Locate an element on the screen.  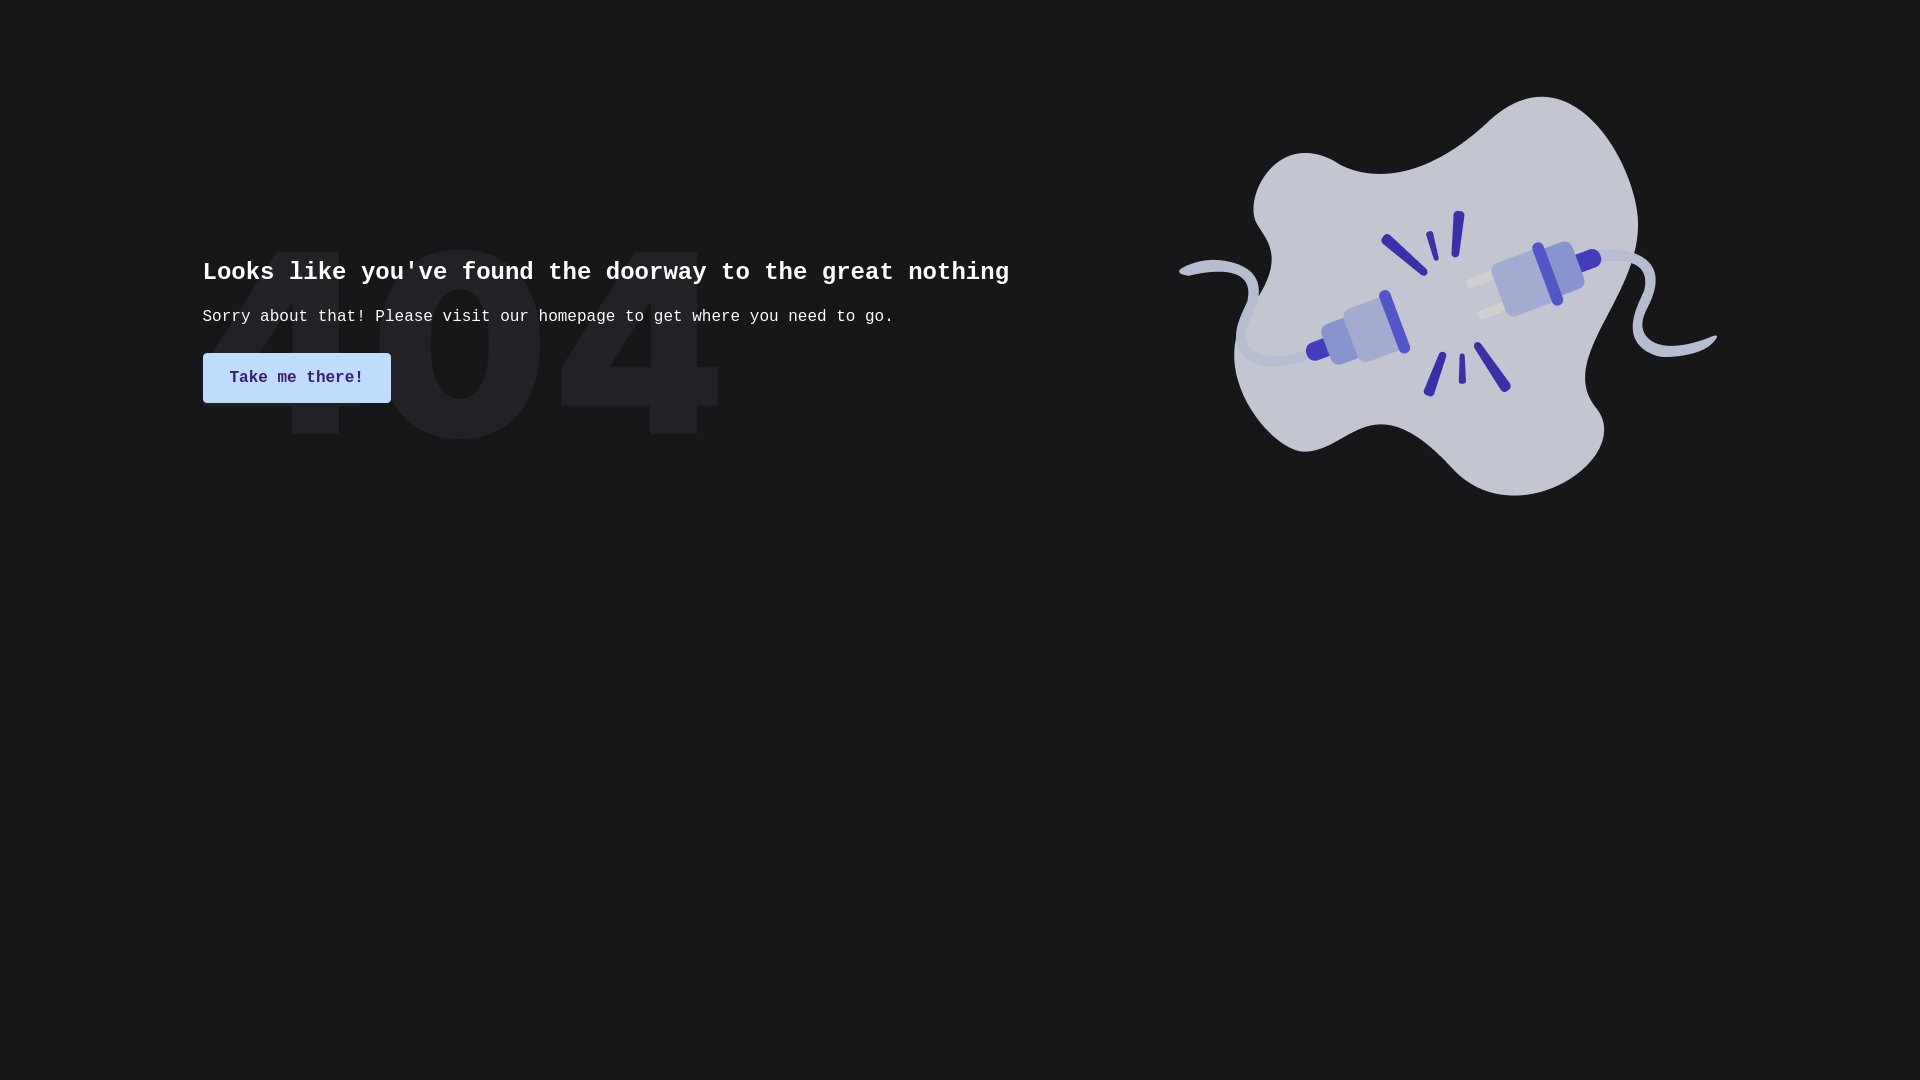
'Take me there!' is located at coordinates (295, 378).